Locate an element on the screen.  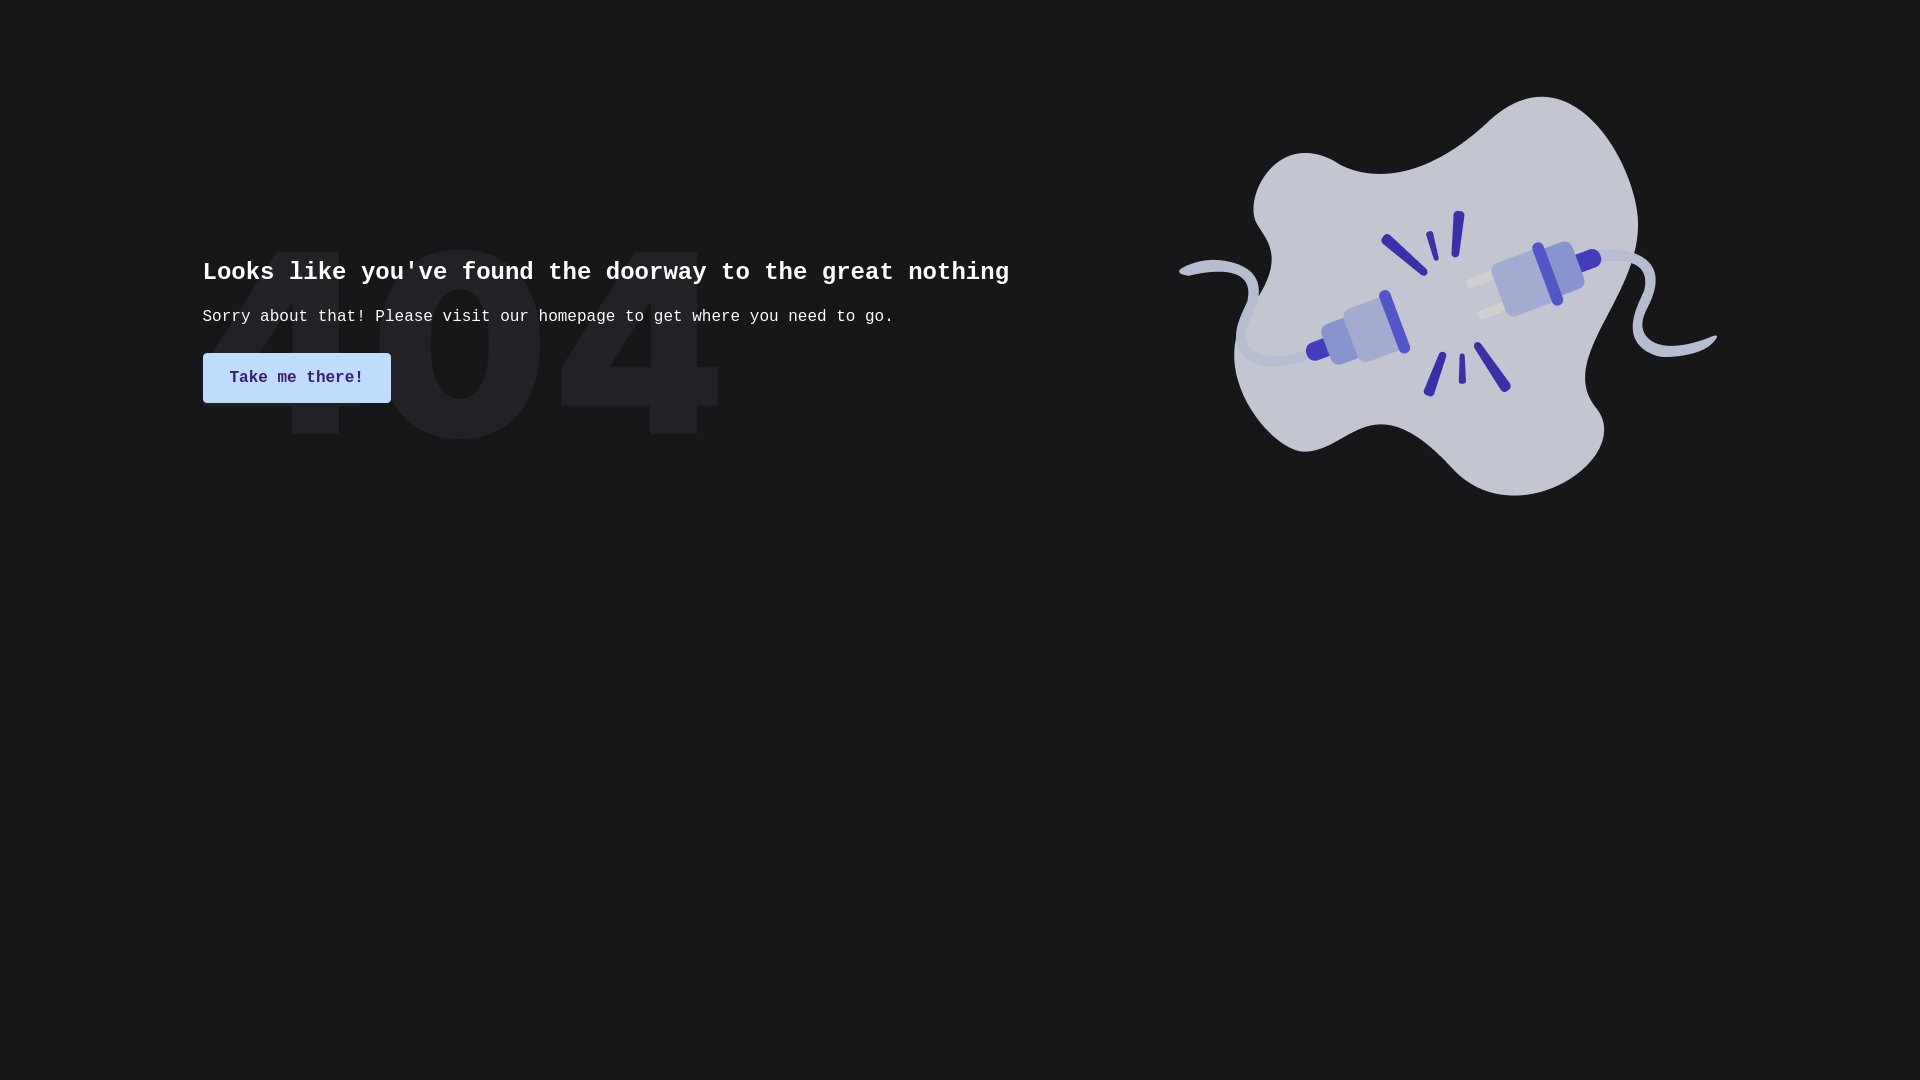
'Take me there!' is located at coordinates (295, 378).